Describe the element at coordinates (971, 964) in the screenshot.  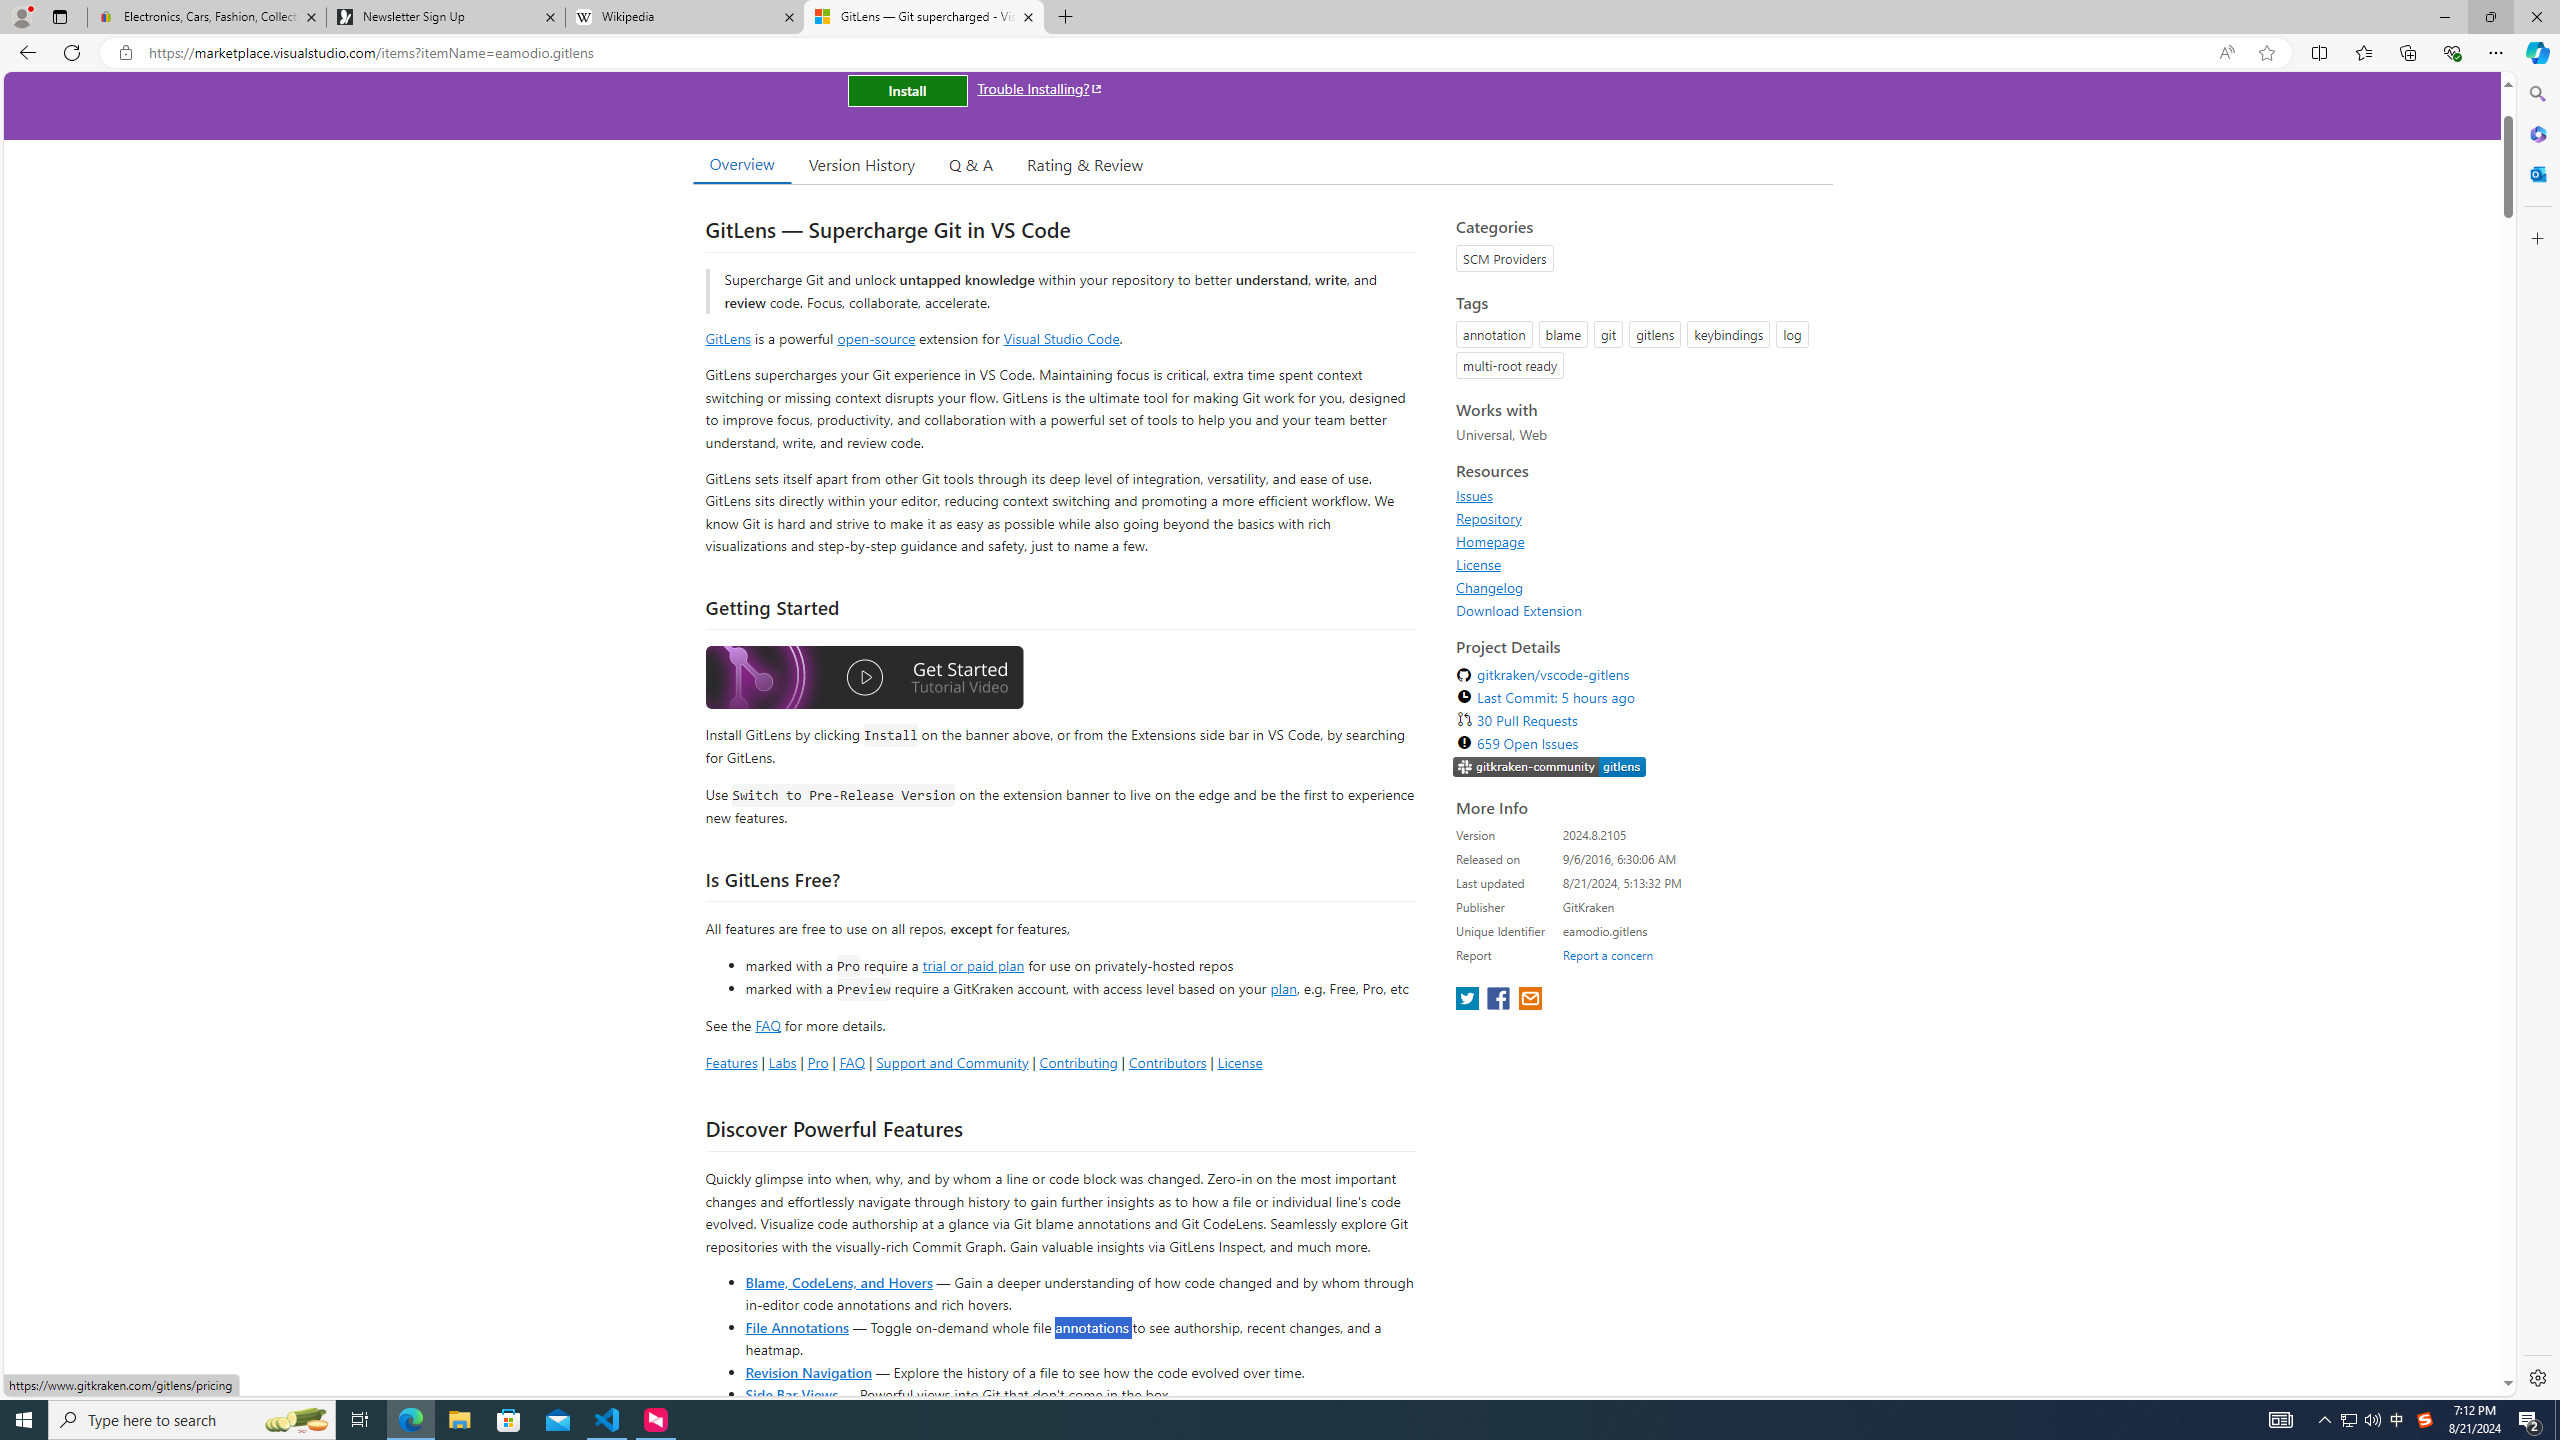
I see `'trial or paid plan'` at that location.